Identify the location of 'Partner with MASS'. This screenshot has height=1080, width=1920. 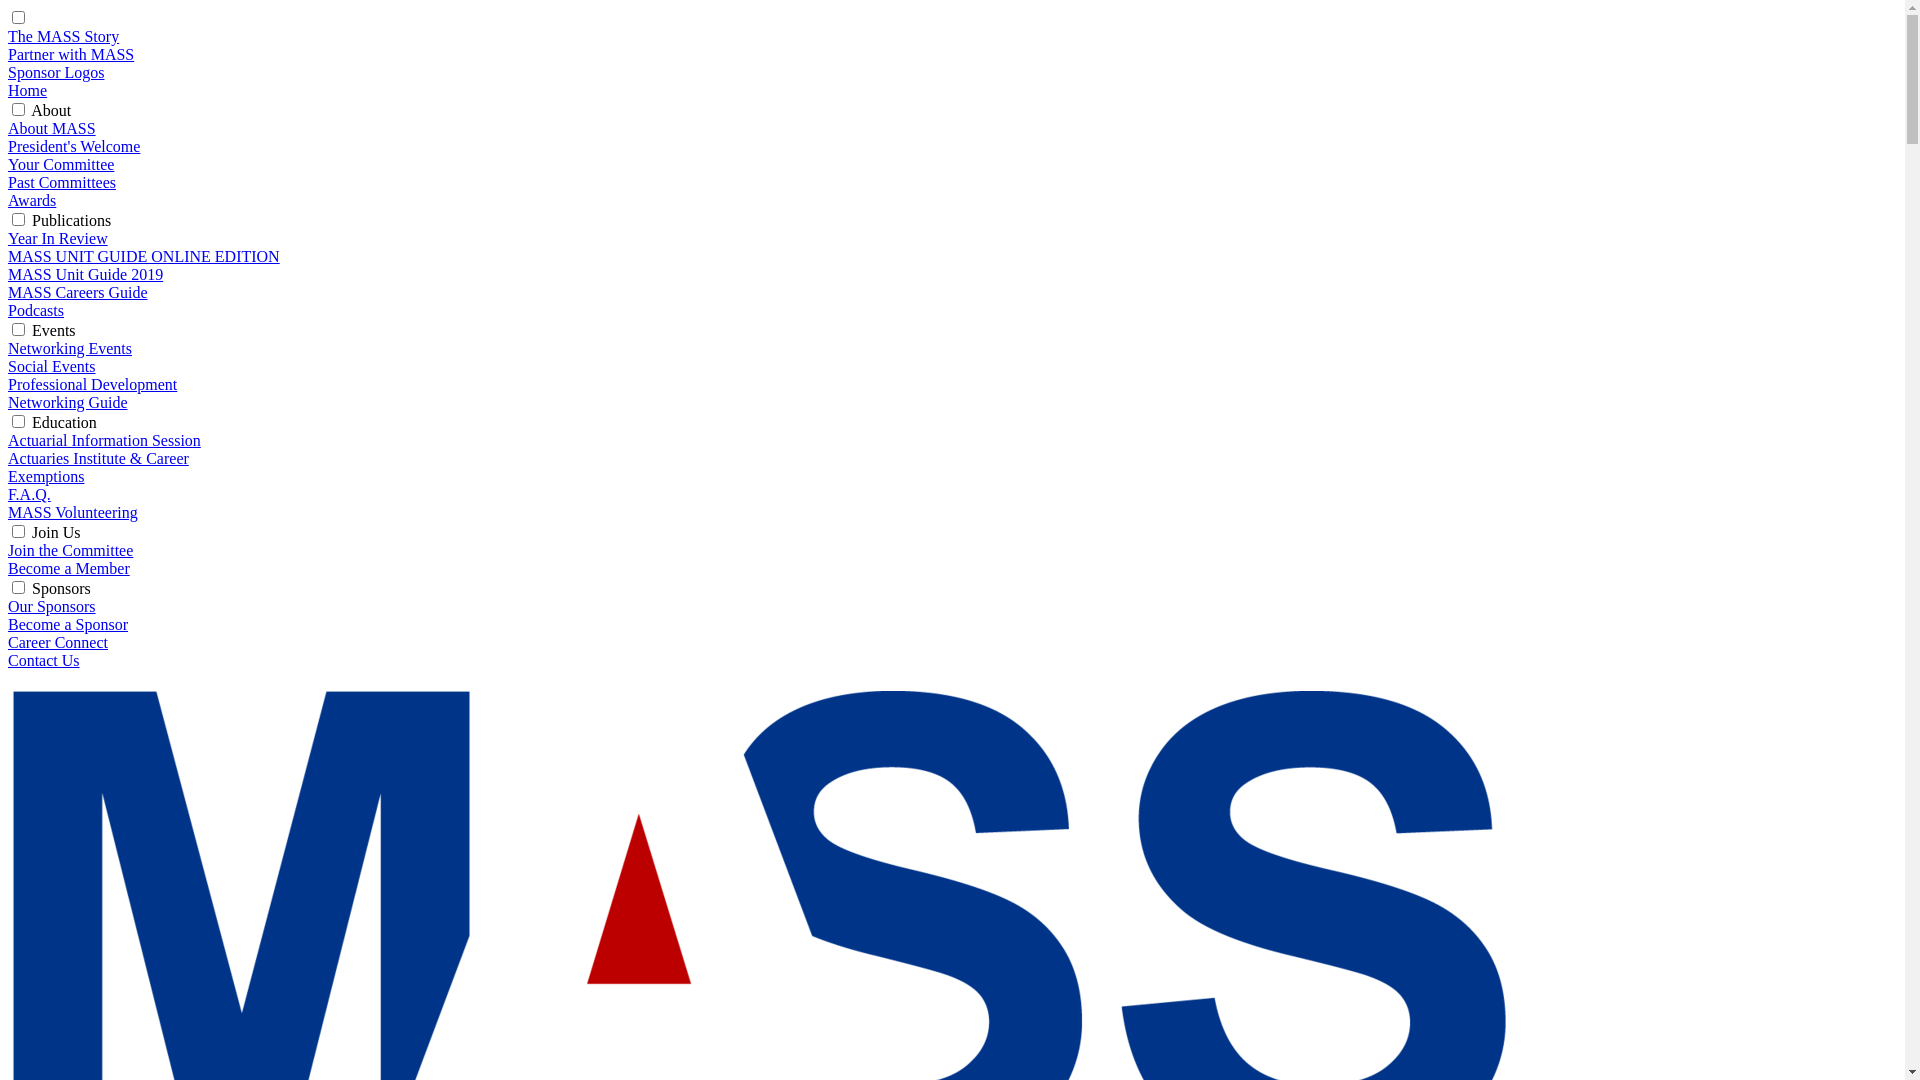
(71, 53).